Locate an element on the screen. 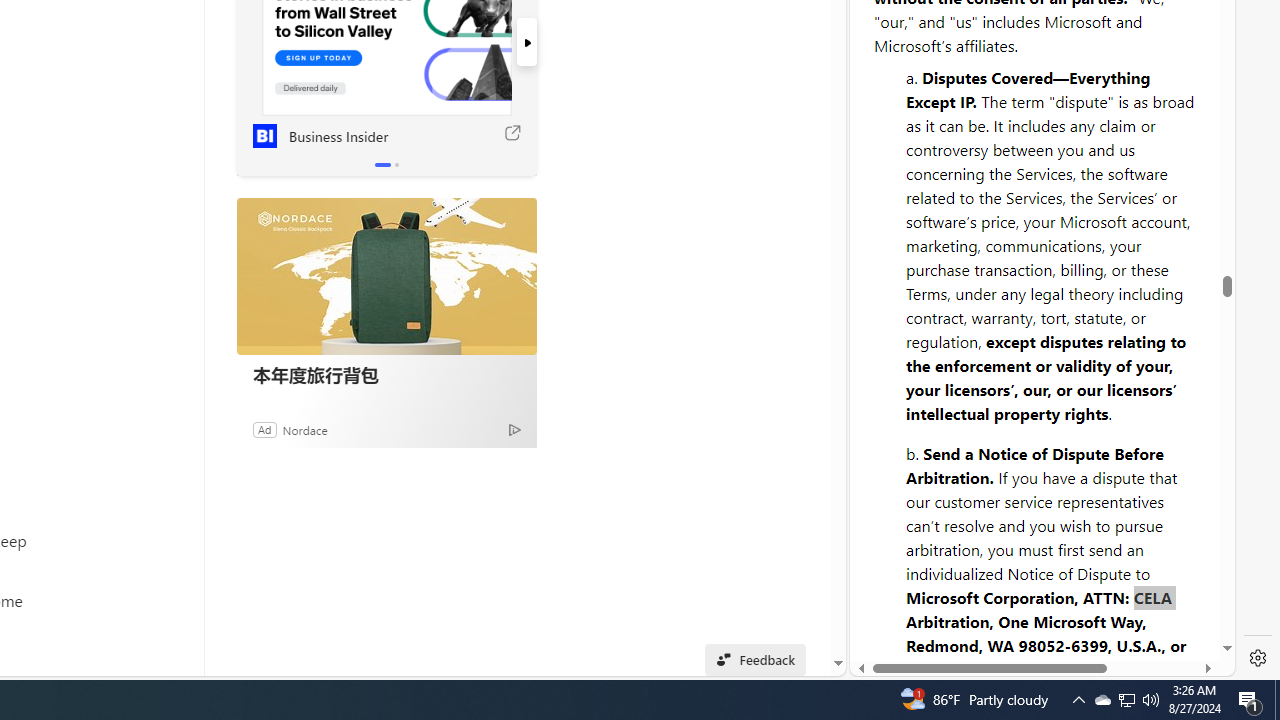  'next' is located at coordinates (526, 42).